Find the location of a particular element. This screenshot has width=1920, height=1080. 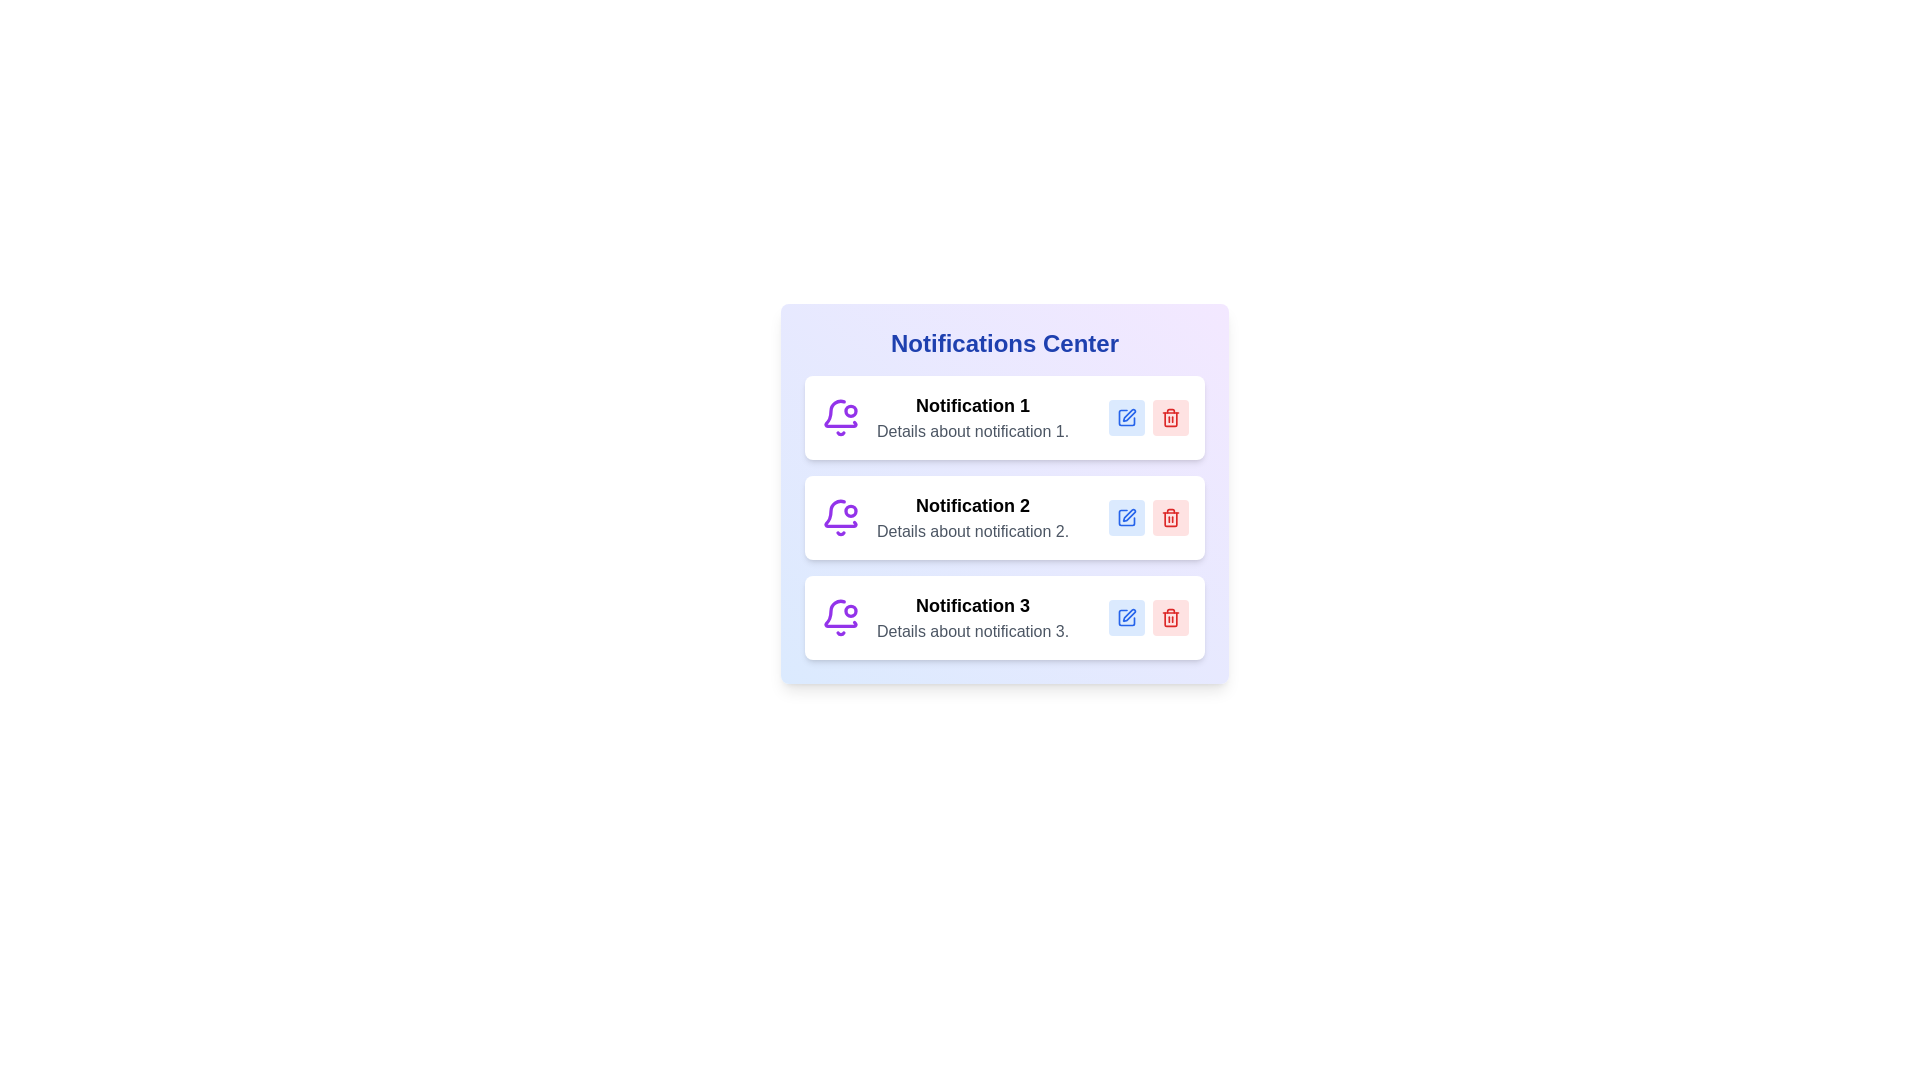

the edit button for the first notification item is located at coordinates (1127, 416).